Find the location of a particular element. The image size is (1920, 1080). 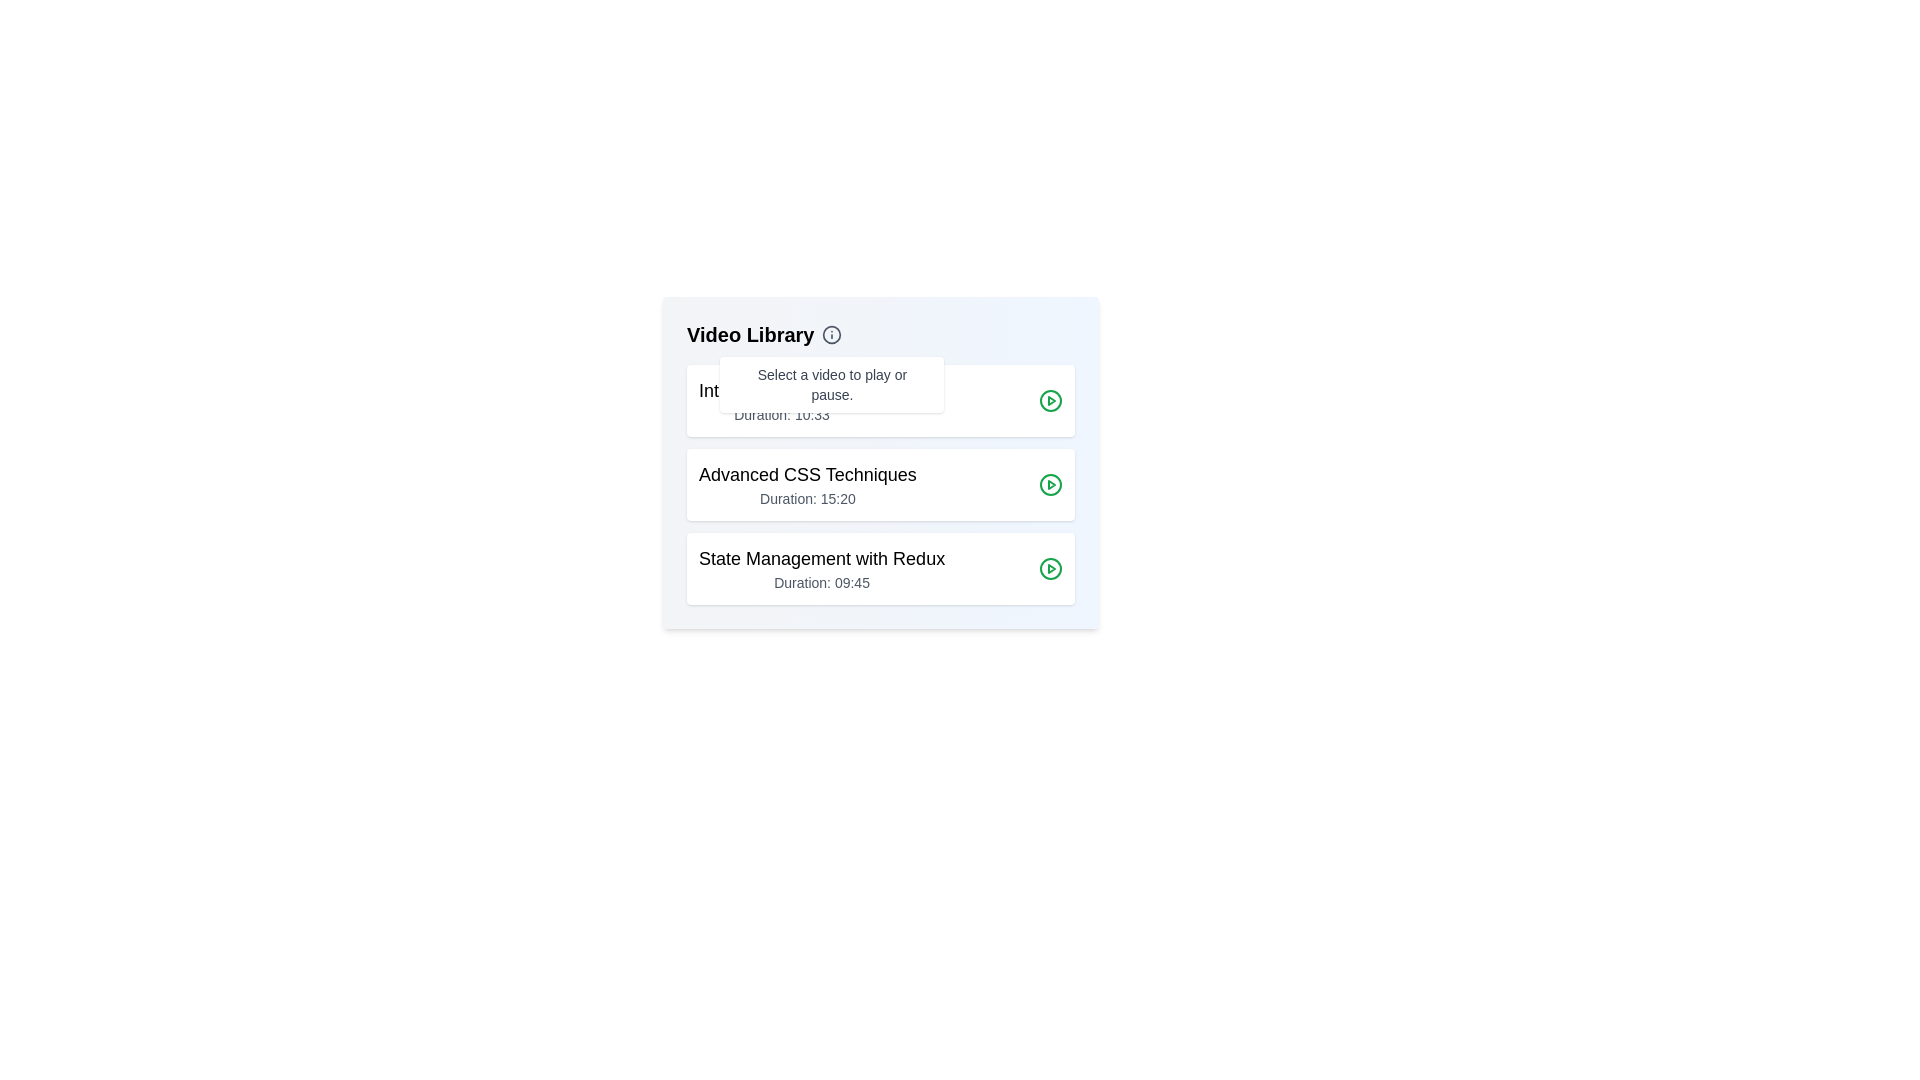

the play button located at the far-right side of the card displaying 'Advanced CSS Techniques' is located at coordinates (1050, 485).